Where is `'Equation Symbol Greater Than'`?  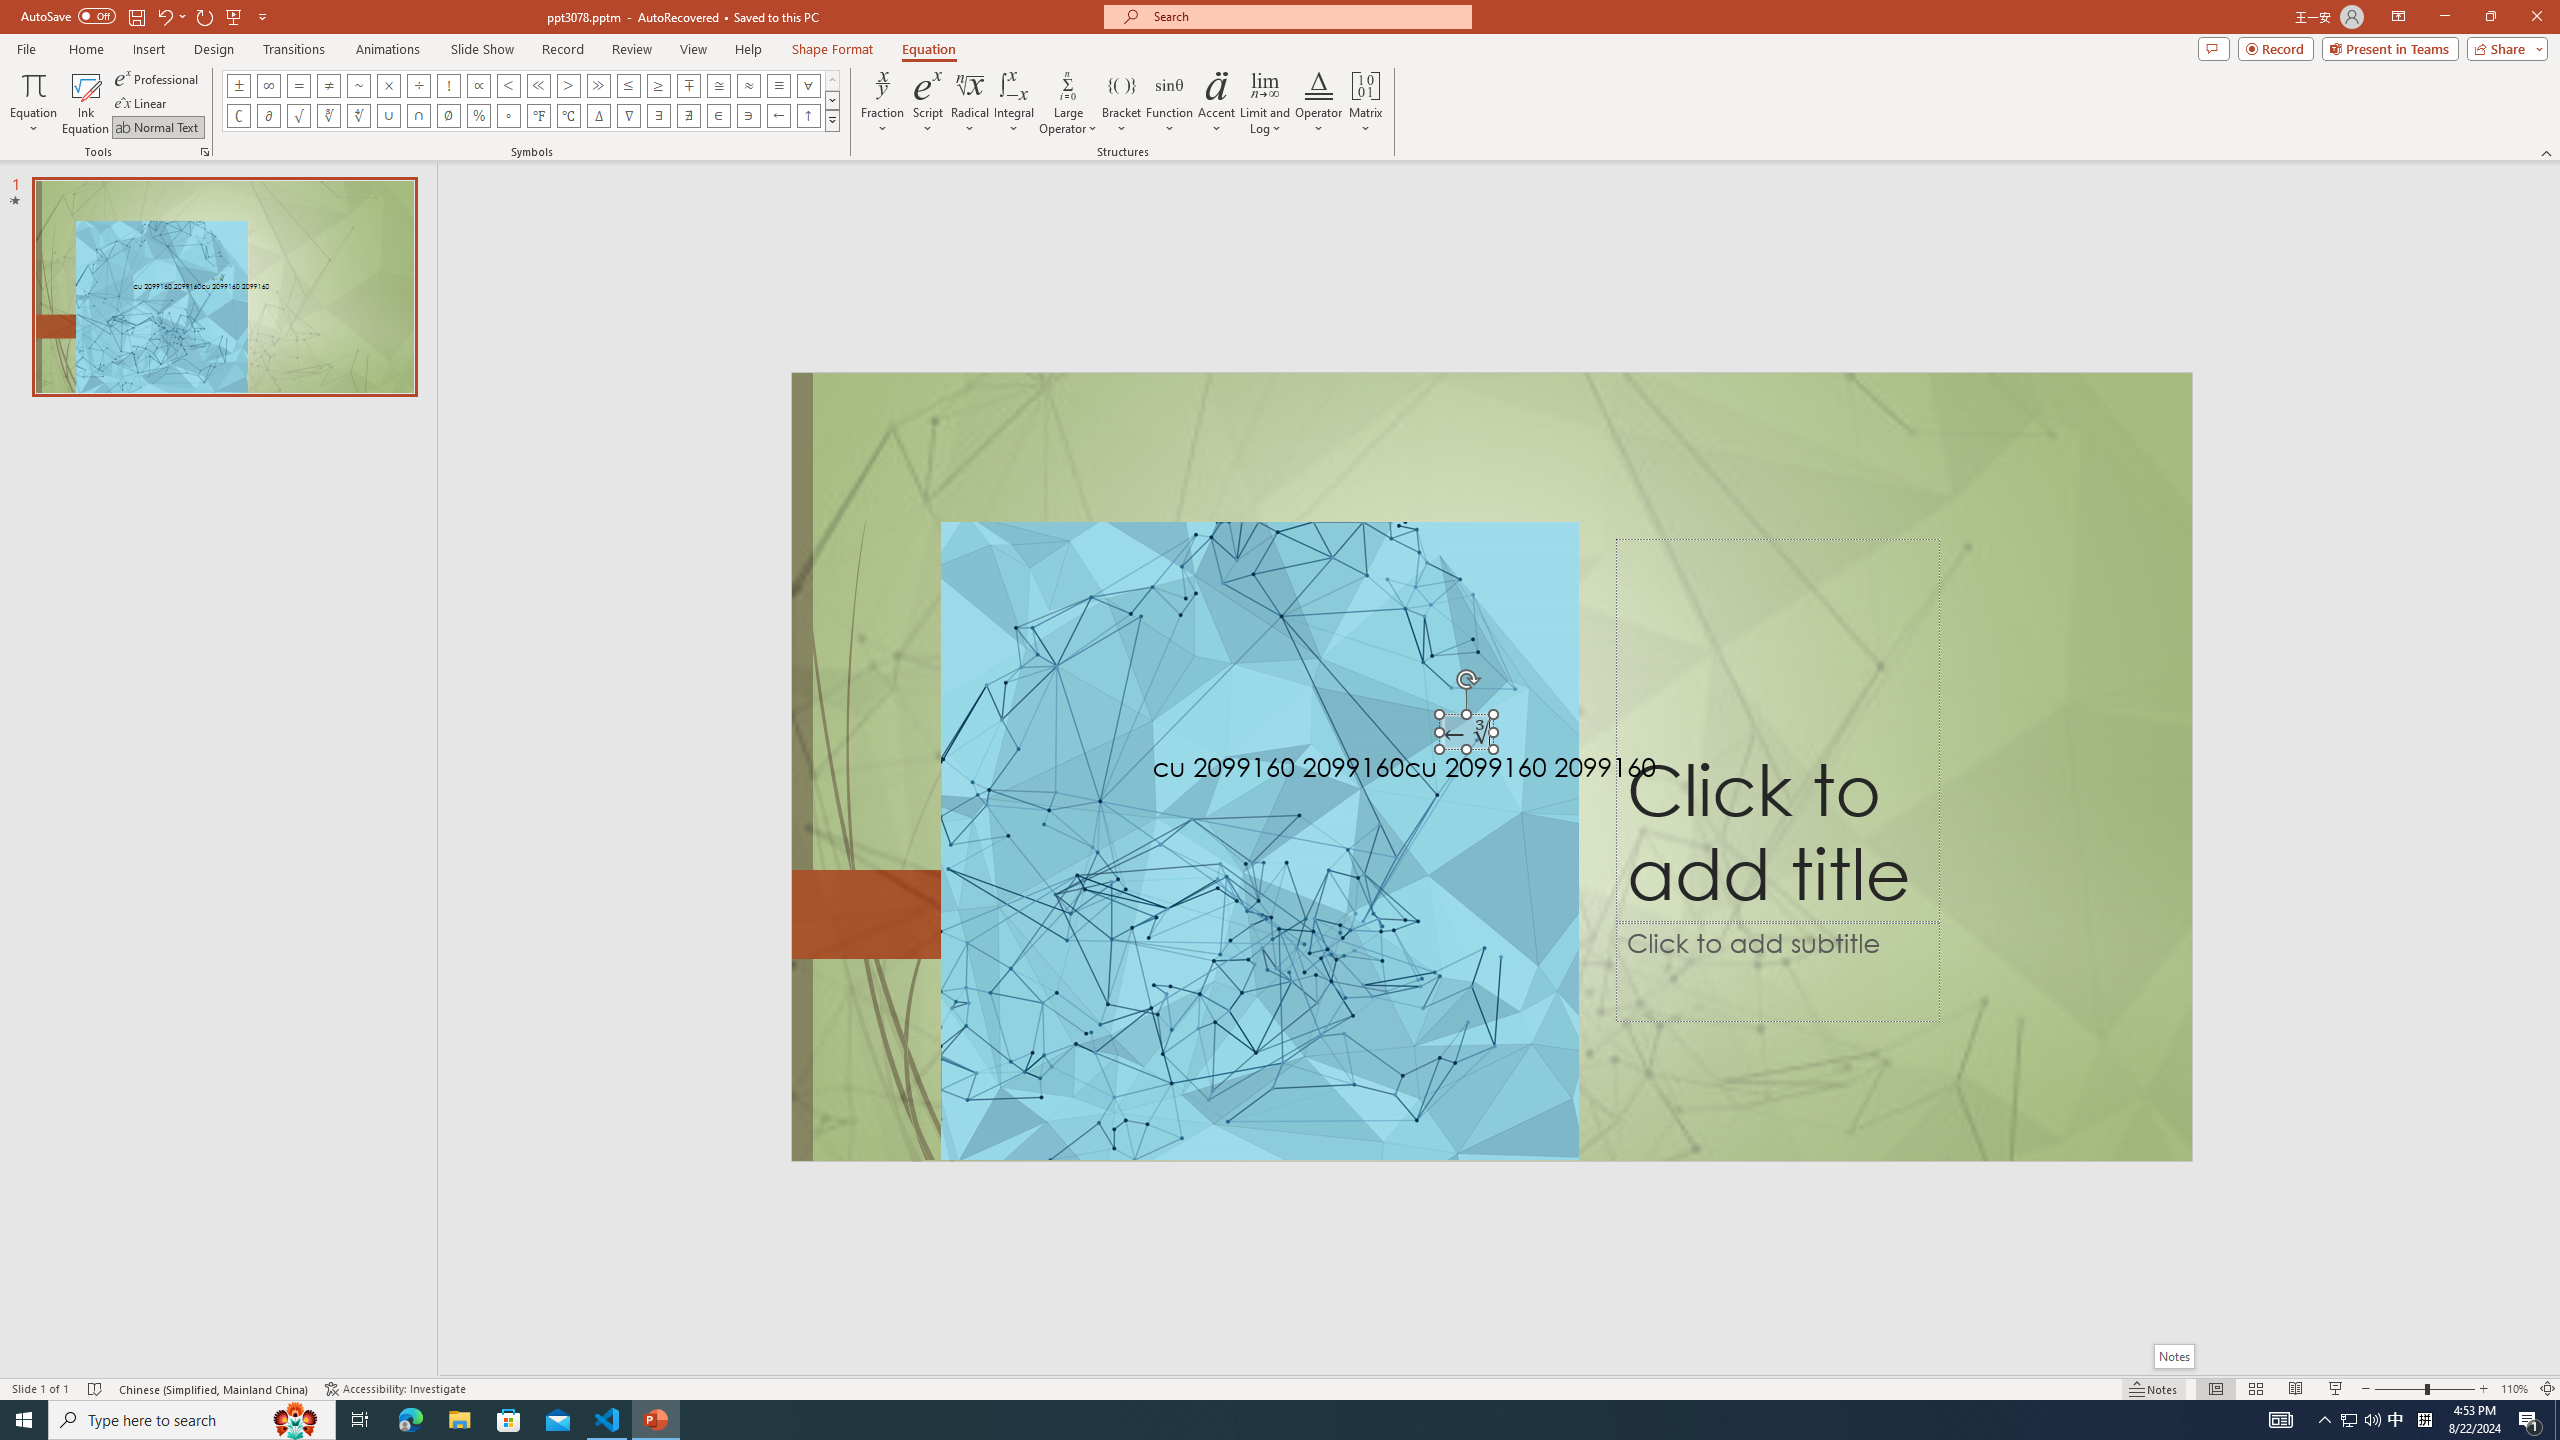
'Equation Symbol Greater Than' is located at coordinates (567, 84).